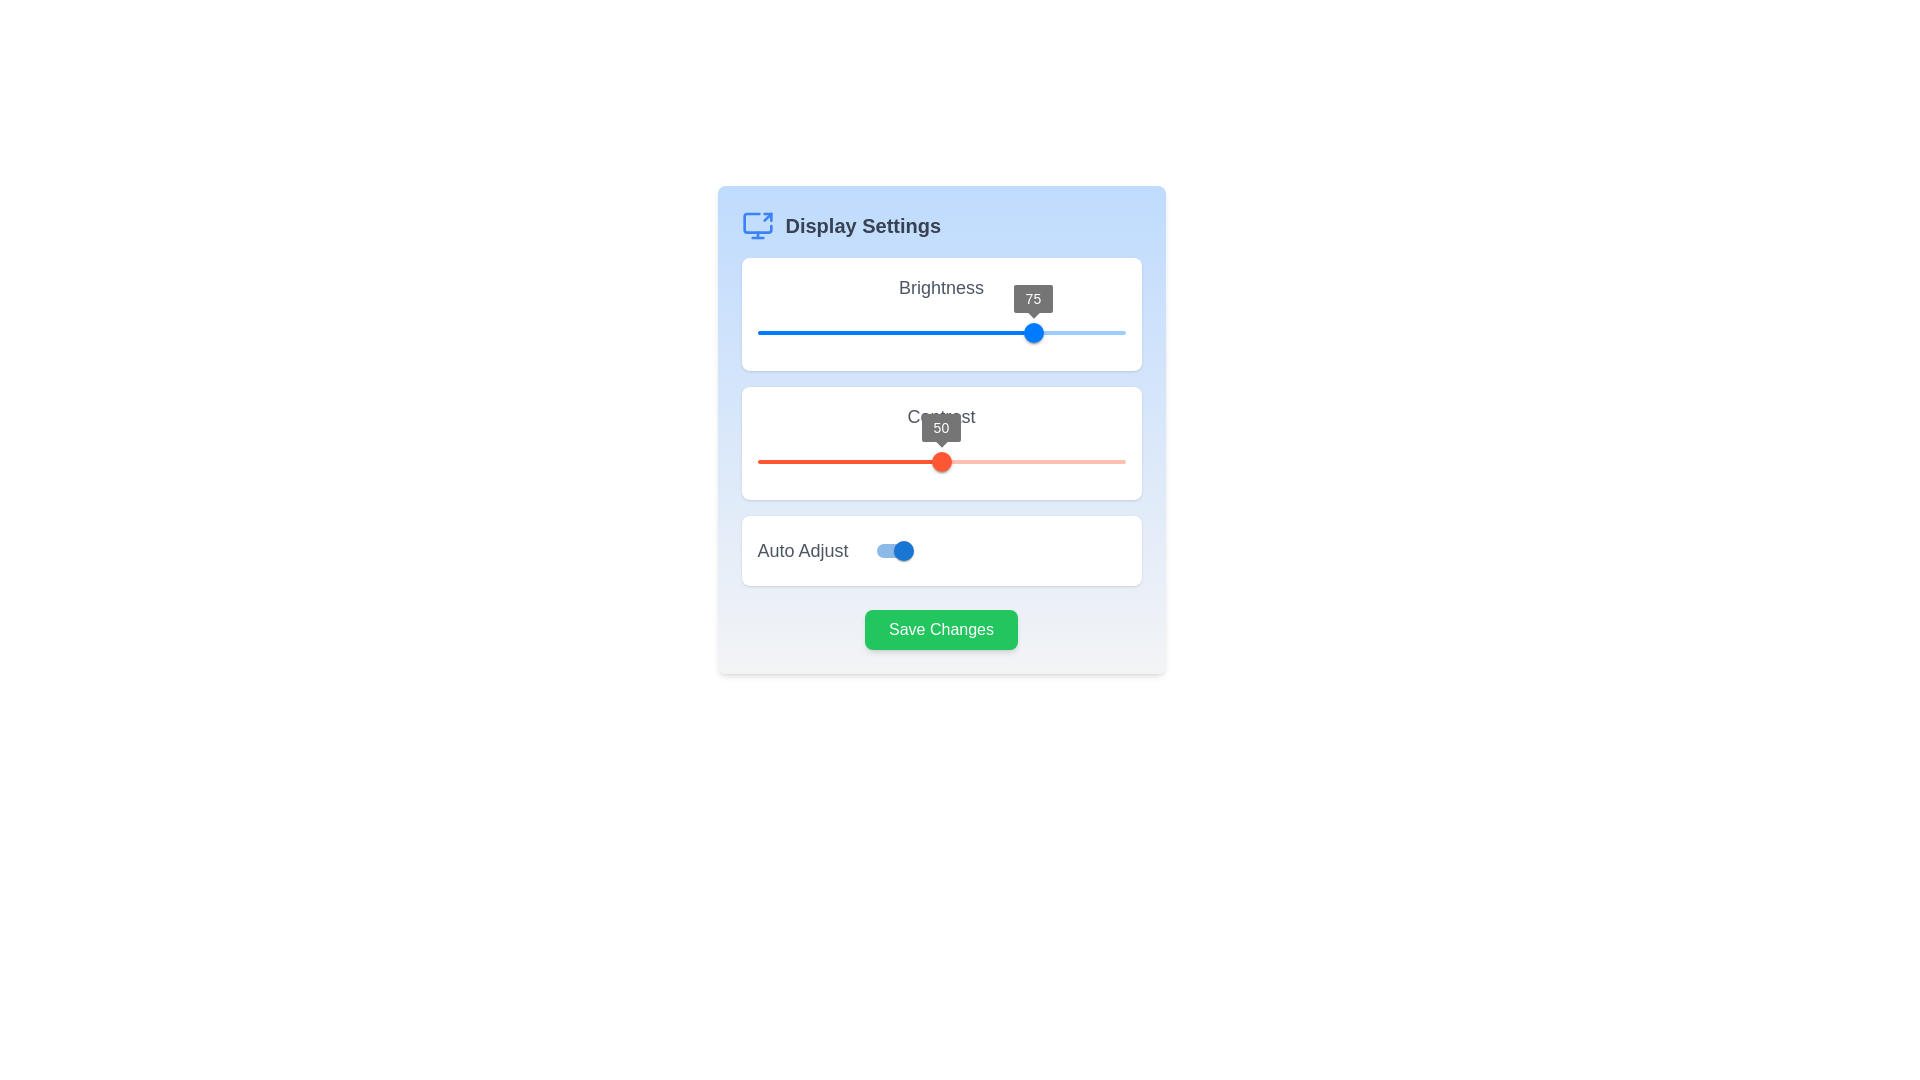 The image size is (1920, 1080). Describe the element at coordinates (1083, 331) in the screenshot. I see `the brightness slider` at that location.